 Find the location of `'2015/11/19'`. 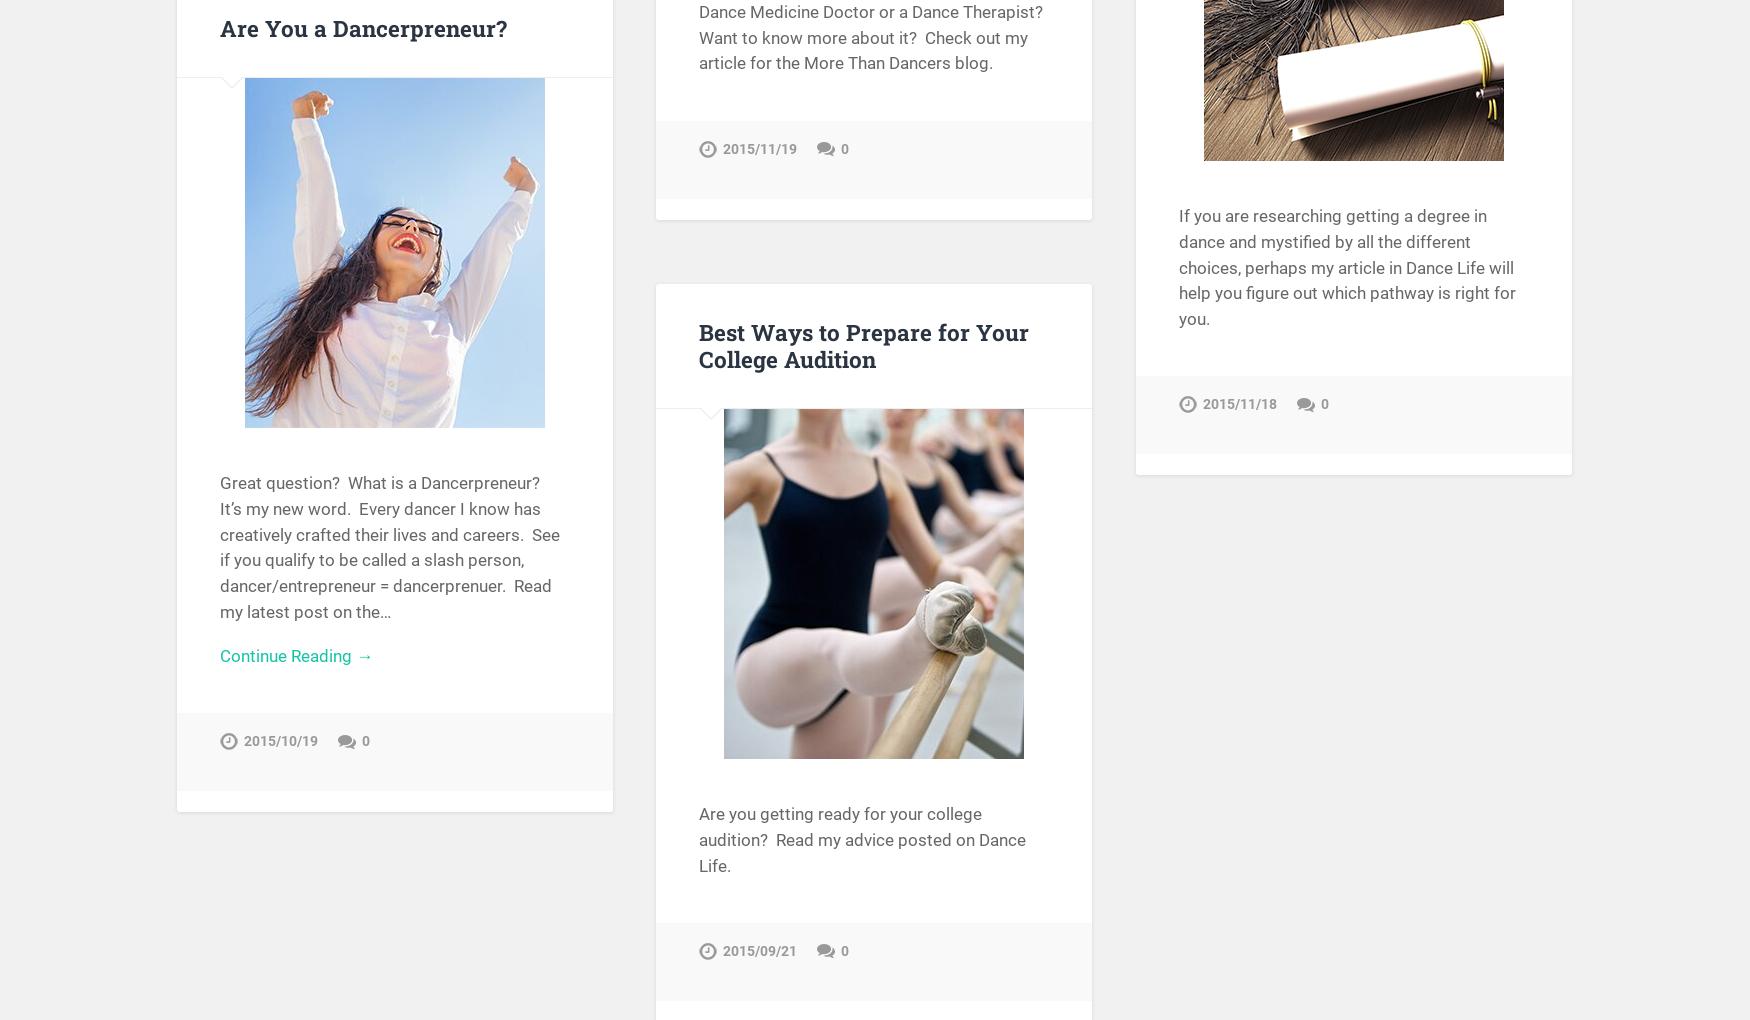

'2015/11/19' is located at coordinates (759, 157).